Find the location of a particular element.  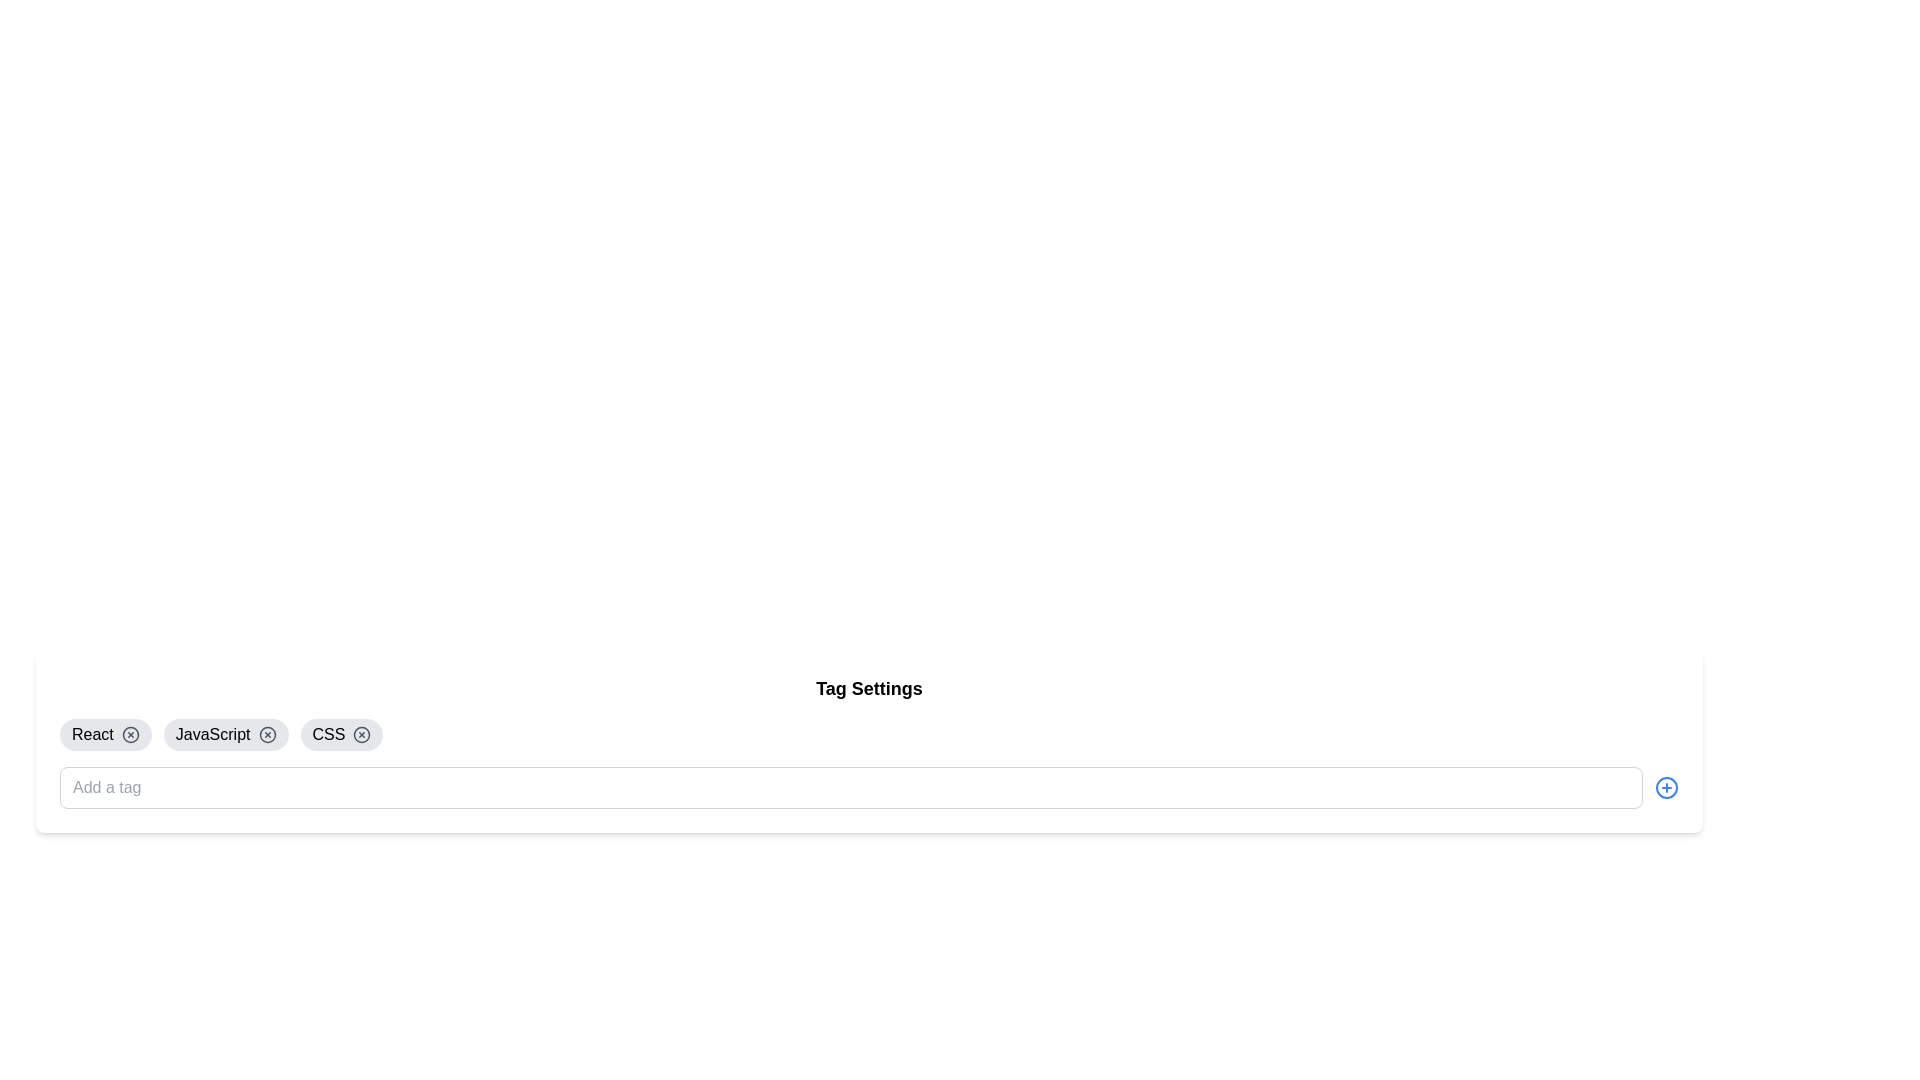

the delete icon button located to the right of the 'React' text is located at coordinates (129, 735).